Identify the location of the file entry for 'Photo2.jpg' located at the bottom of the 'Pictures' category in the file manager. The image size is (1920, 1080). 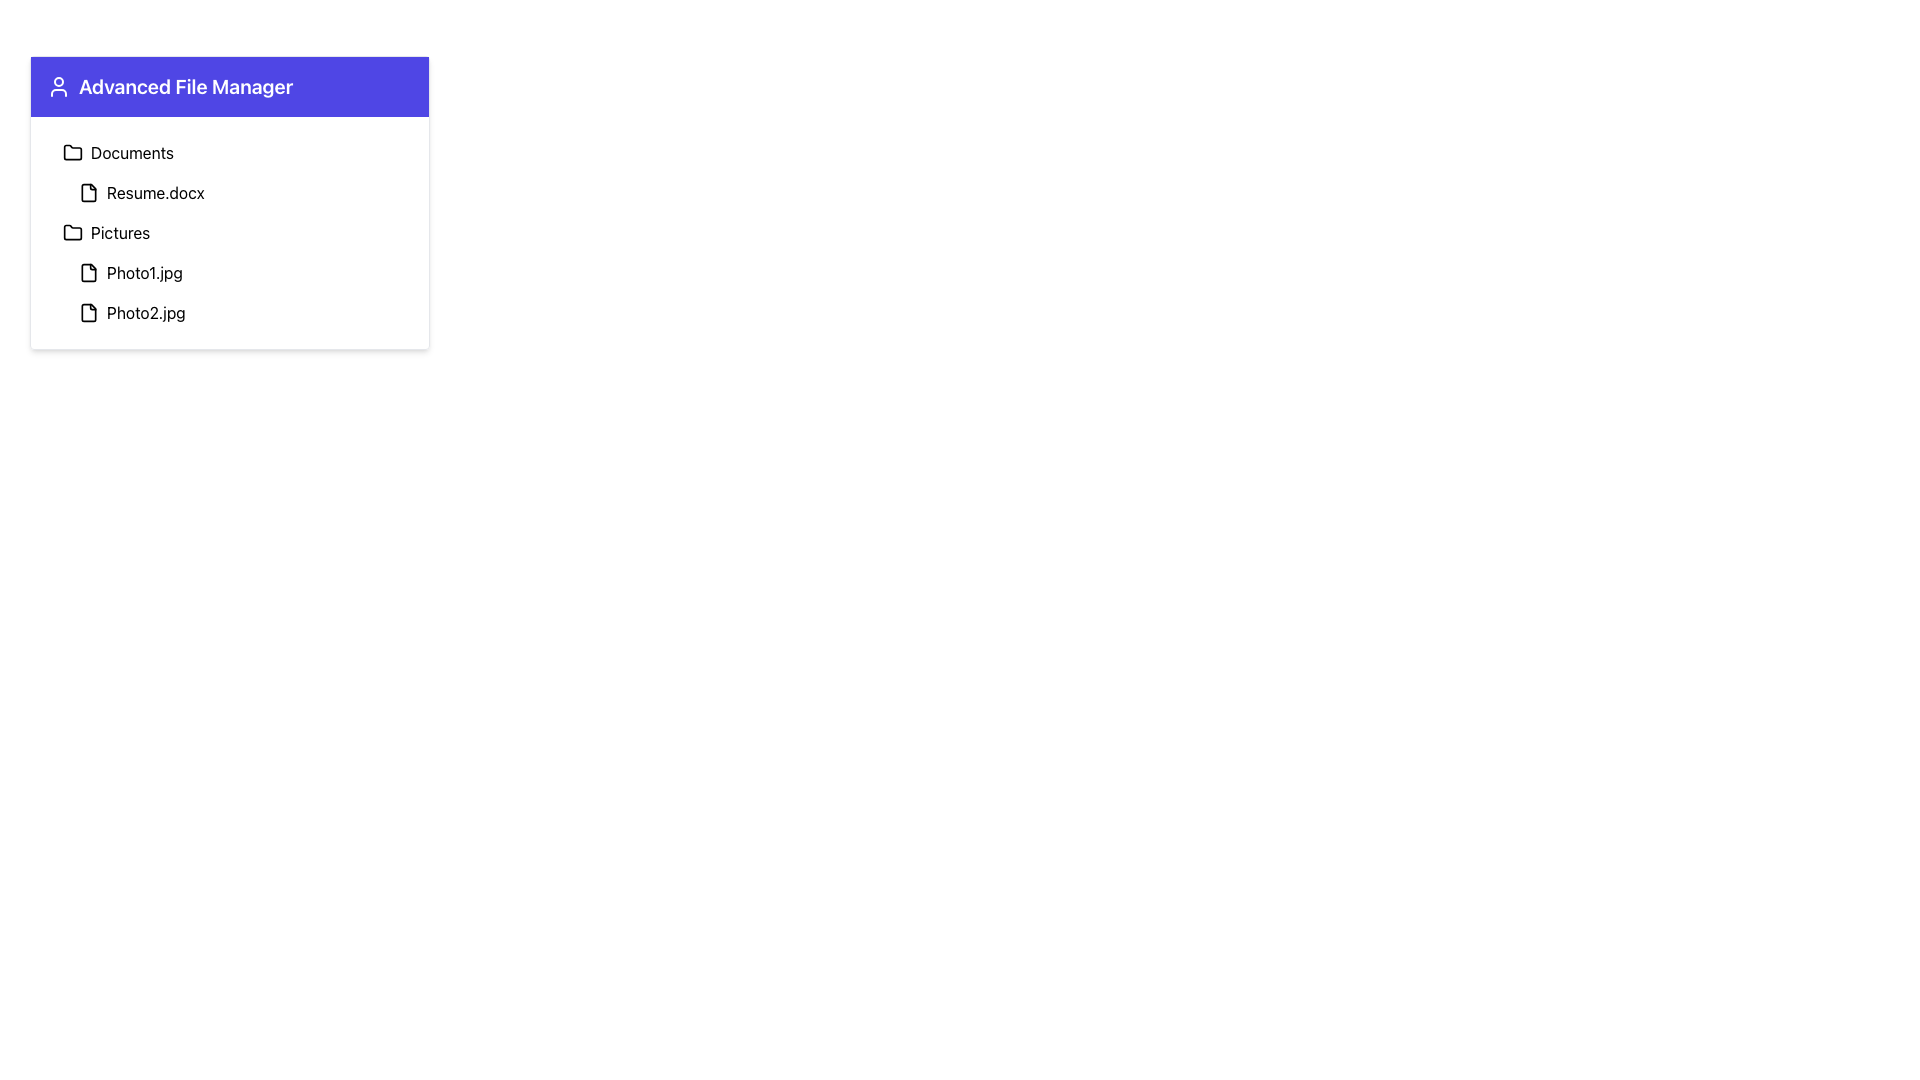
(238, 312).